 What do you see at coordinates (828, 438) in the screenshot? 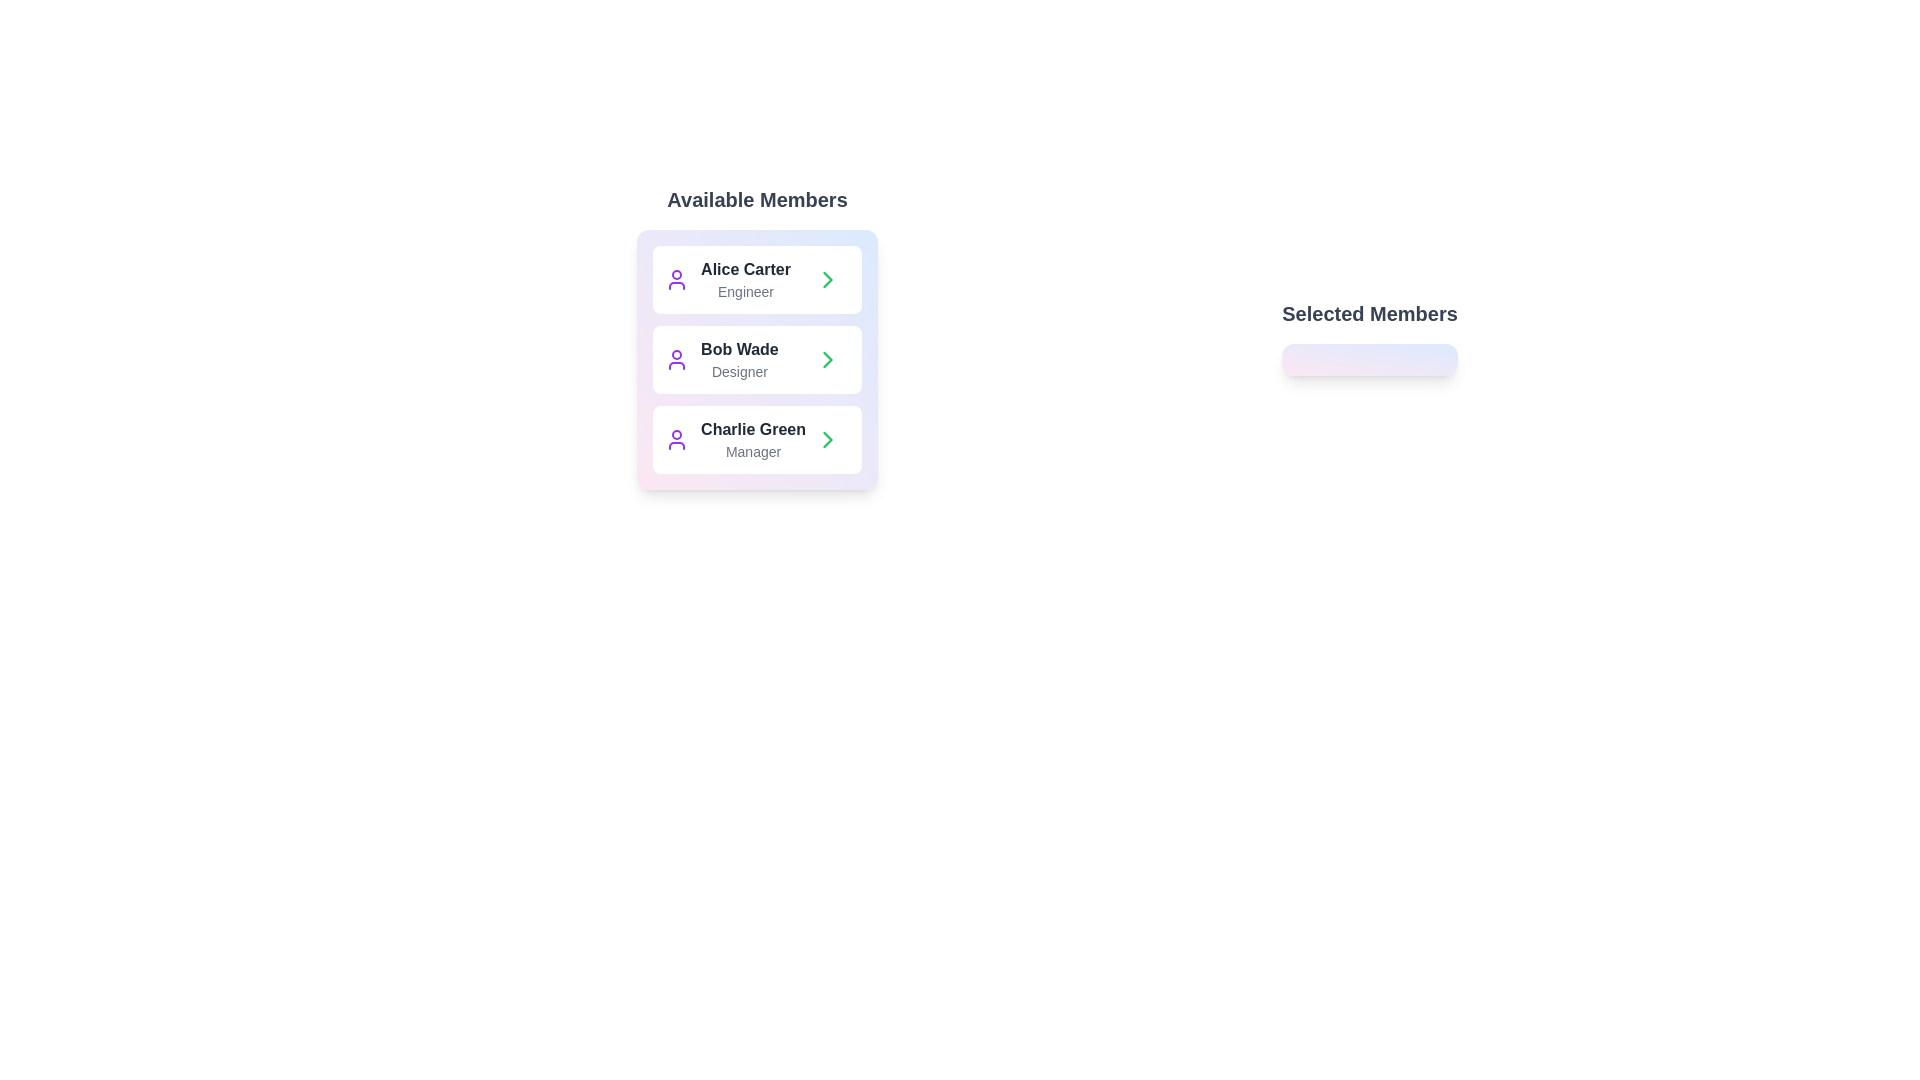
I see `green arrow button corresponding to the member Charlie Green to move them to the selected list` at bounding box center [828, 438].